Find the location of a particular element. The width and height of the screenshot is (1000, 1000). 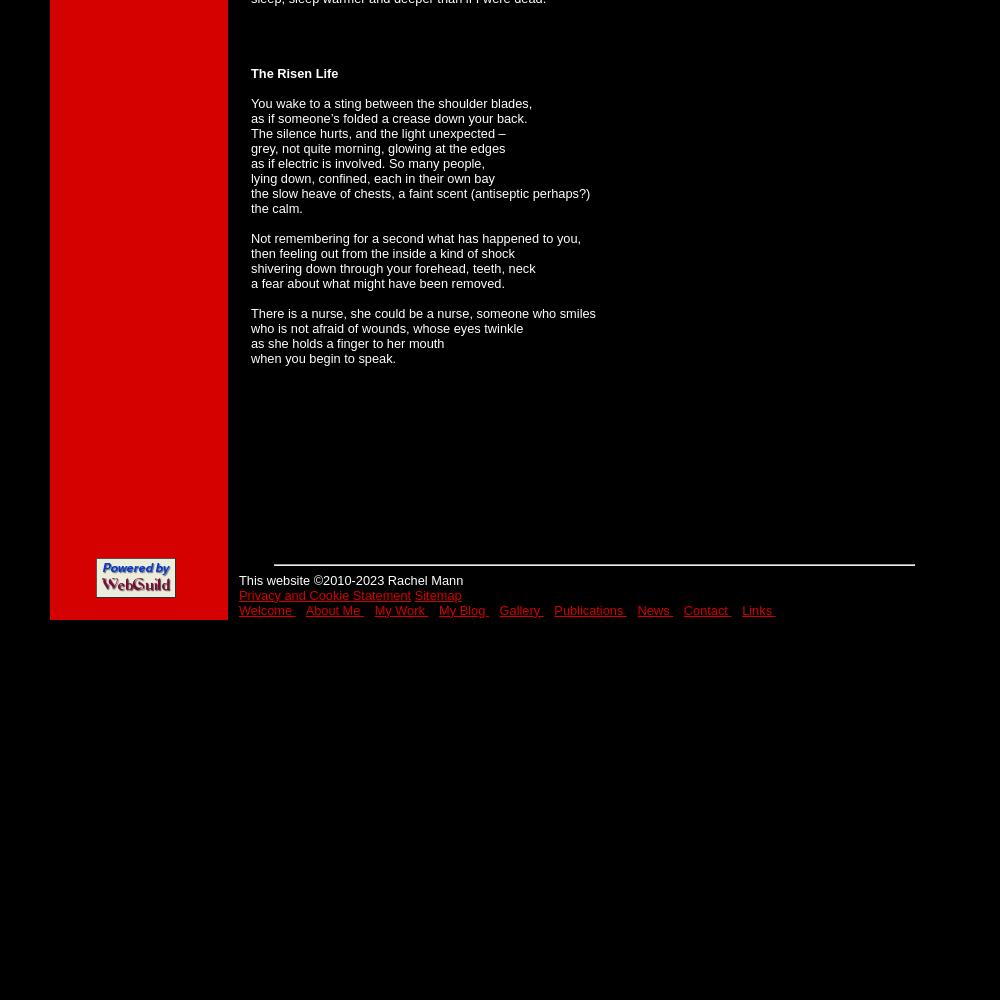

'This website ©2010-2023 Rachel Mann' is located at coordinates (350, 578).